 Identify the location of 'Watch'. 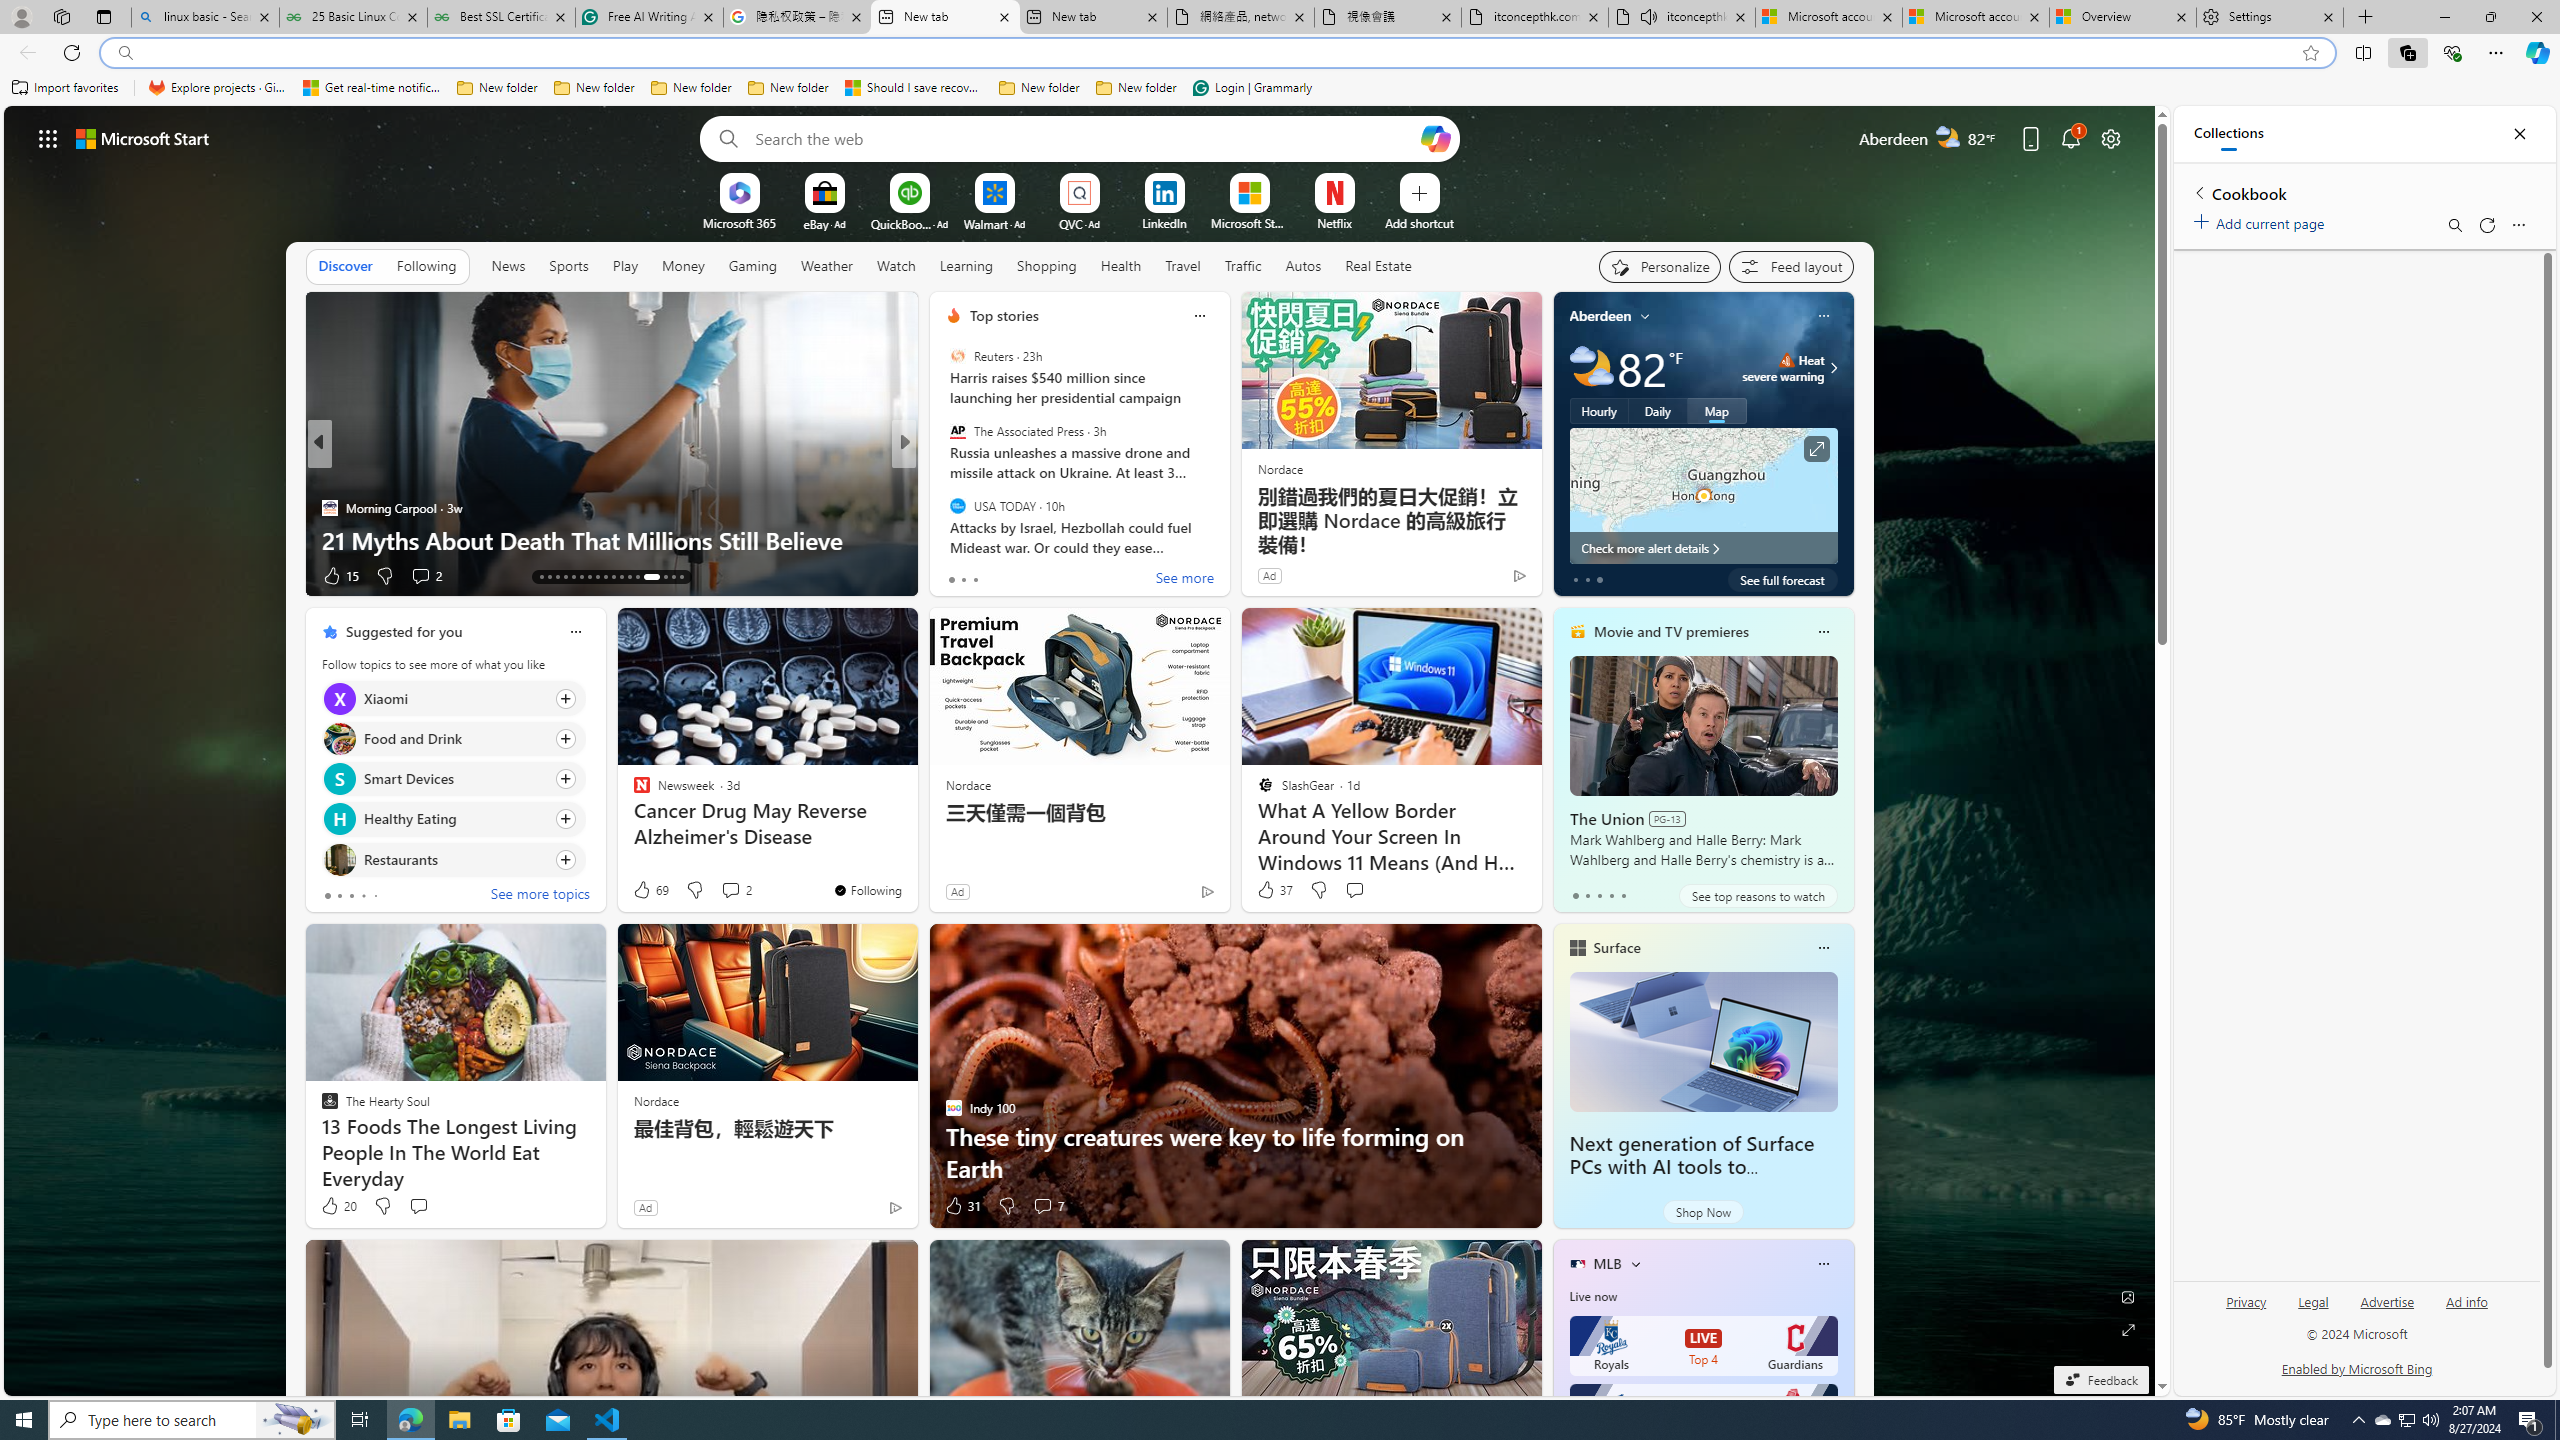
(896, 264).